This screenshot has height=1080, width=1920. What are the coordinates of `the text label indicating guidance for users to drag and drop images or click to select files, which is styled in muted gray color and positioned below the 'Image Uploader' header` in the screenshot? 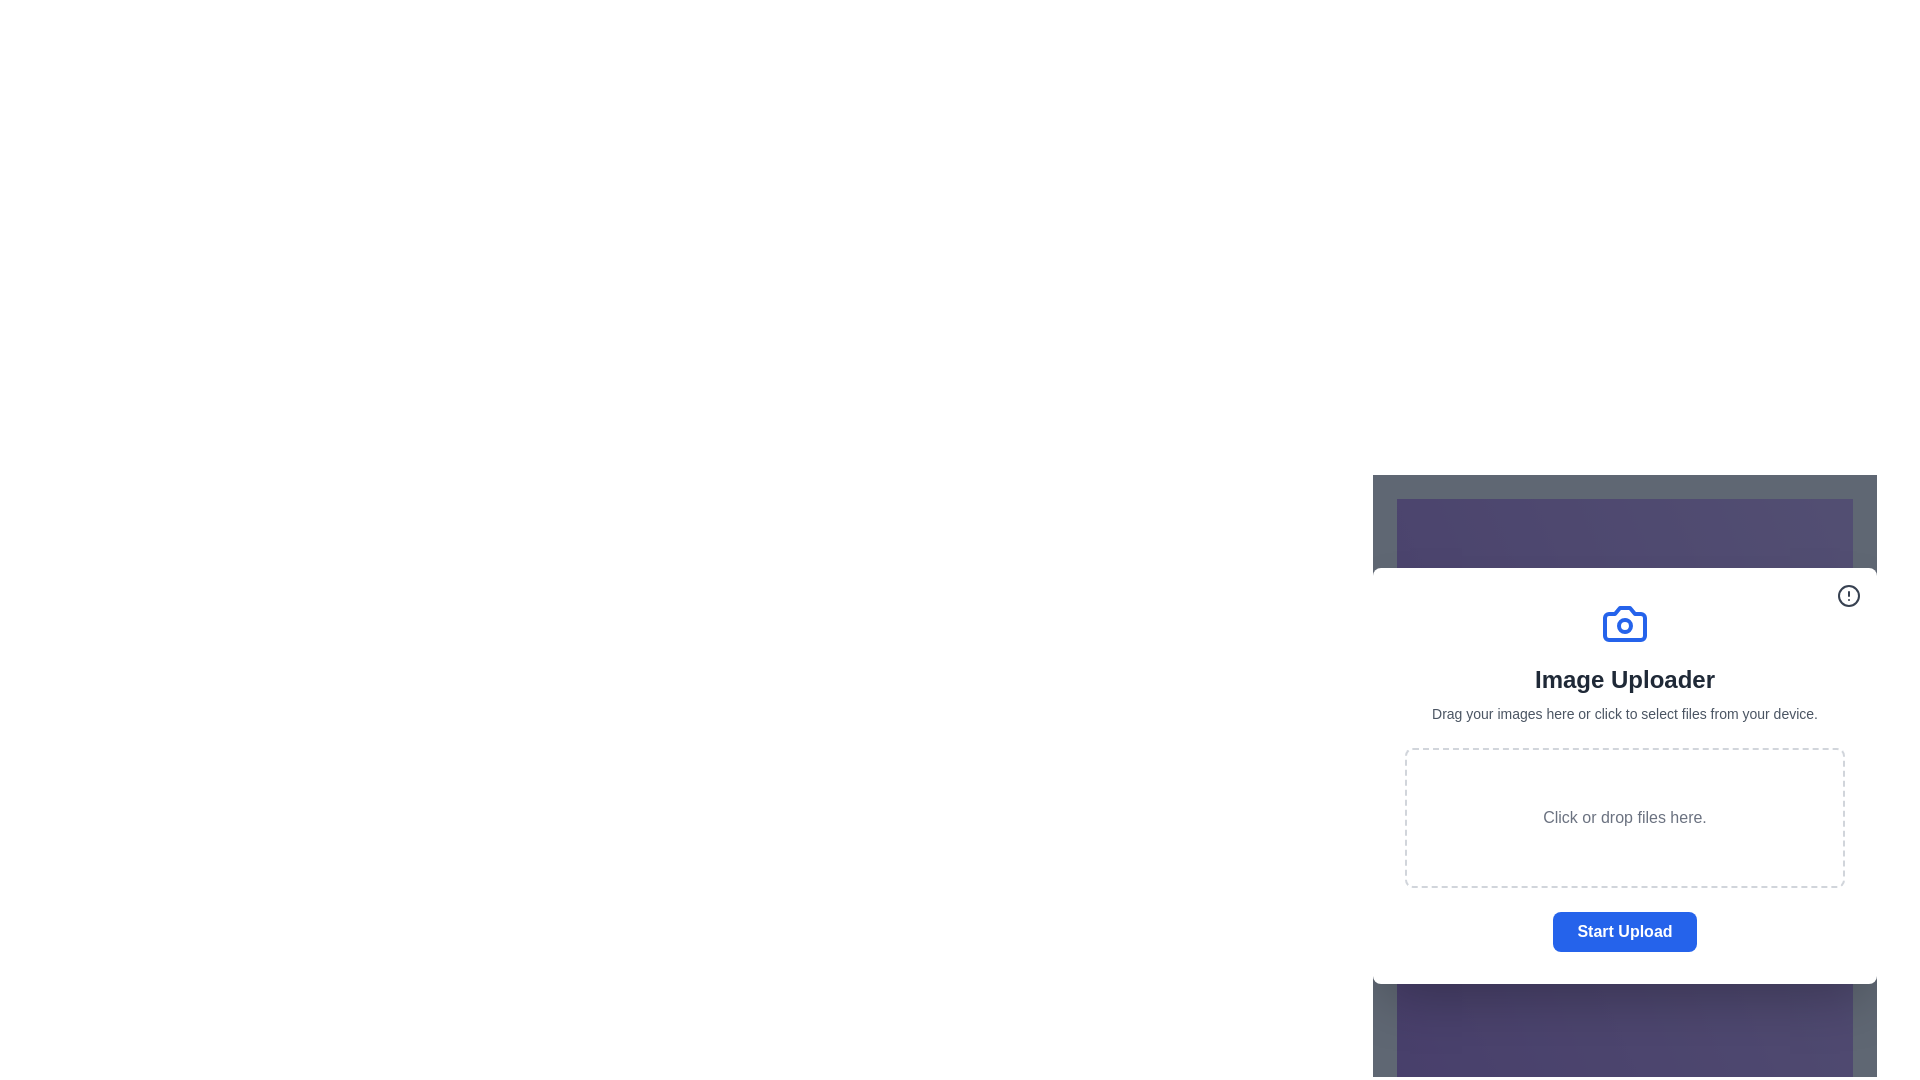 It's located at (1625, 712).